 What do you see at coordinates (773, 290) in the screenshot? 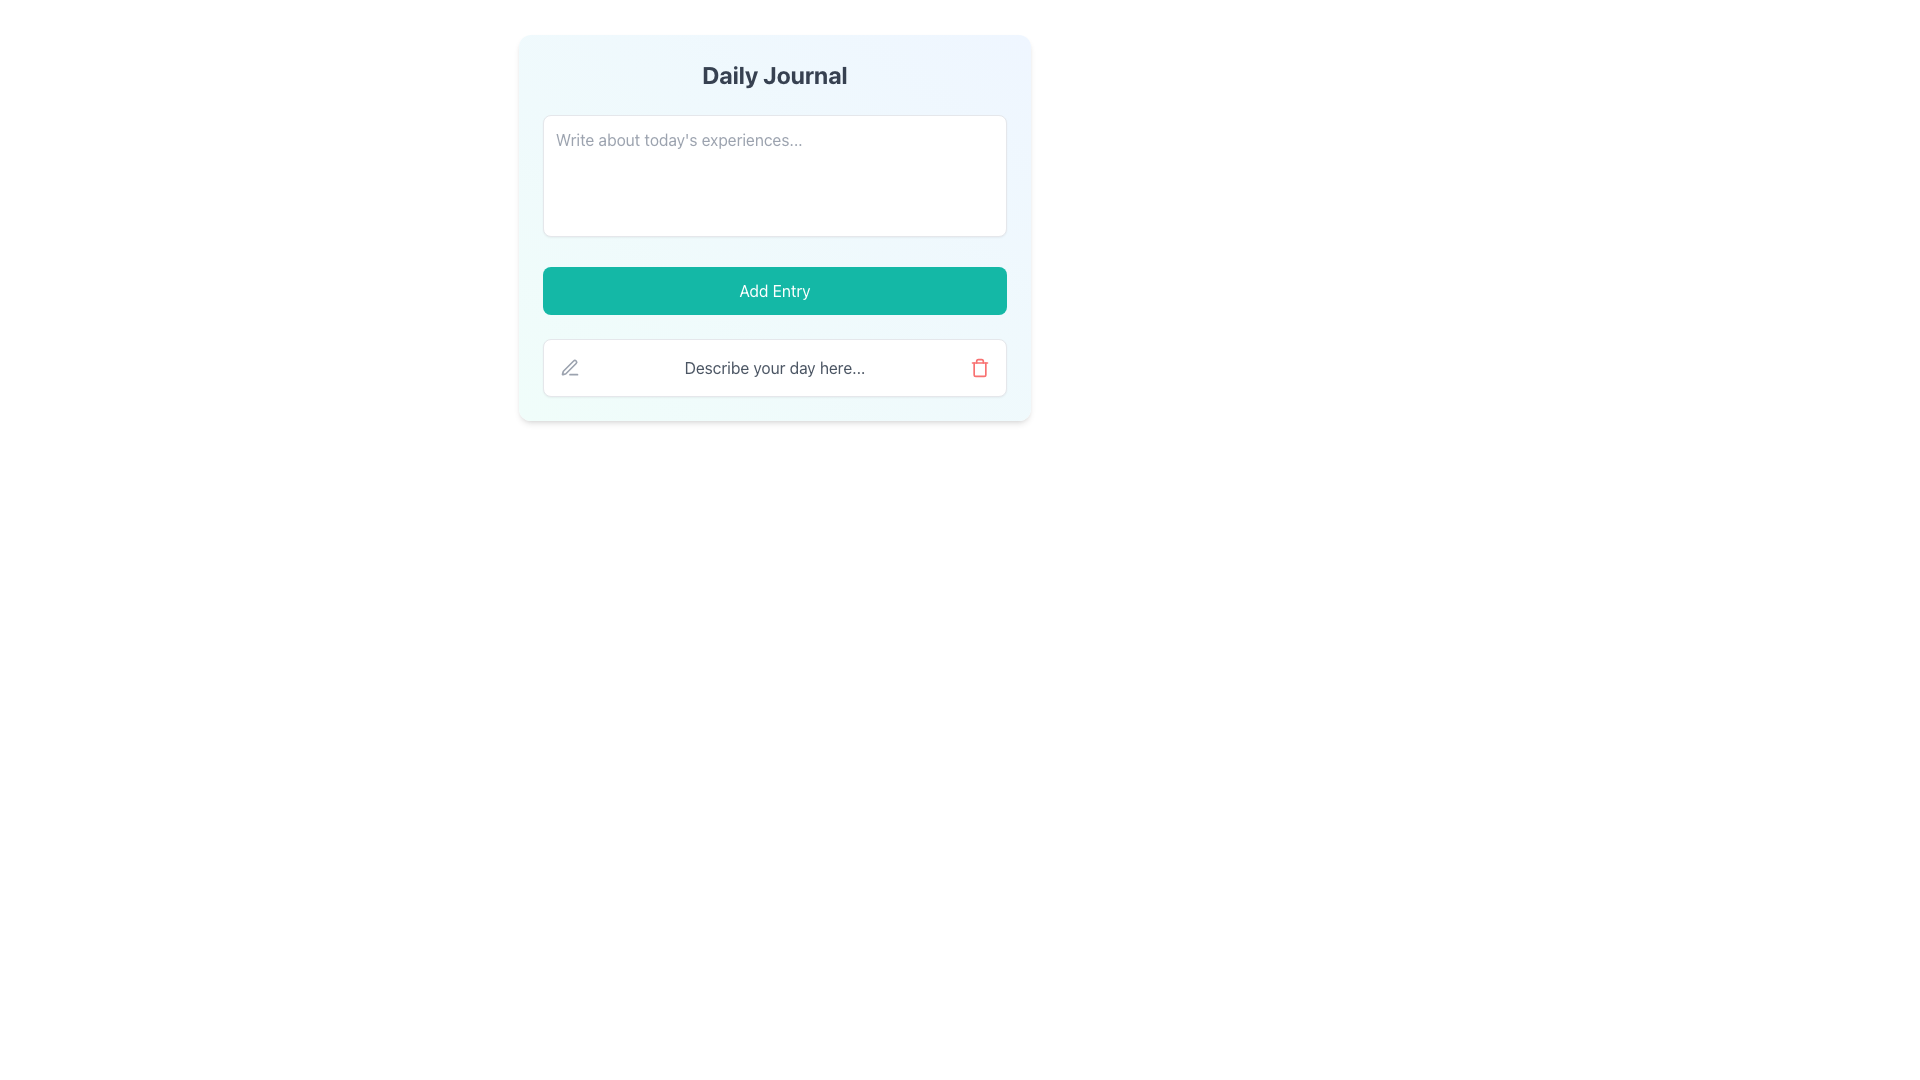
I see `the teal-colored 'Add Entry' button with rounded corners to trigger the visual hover effect` at bounding box center [773, 290].